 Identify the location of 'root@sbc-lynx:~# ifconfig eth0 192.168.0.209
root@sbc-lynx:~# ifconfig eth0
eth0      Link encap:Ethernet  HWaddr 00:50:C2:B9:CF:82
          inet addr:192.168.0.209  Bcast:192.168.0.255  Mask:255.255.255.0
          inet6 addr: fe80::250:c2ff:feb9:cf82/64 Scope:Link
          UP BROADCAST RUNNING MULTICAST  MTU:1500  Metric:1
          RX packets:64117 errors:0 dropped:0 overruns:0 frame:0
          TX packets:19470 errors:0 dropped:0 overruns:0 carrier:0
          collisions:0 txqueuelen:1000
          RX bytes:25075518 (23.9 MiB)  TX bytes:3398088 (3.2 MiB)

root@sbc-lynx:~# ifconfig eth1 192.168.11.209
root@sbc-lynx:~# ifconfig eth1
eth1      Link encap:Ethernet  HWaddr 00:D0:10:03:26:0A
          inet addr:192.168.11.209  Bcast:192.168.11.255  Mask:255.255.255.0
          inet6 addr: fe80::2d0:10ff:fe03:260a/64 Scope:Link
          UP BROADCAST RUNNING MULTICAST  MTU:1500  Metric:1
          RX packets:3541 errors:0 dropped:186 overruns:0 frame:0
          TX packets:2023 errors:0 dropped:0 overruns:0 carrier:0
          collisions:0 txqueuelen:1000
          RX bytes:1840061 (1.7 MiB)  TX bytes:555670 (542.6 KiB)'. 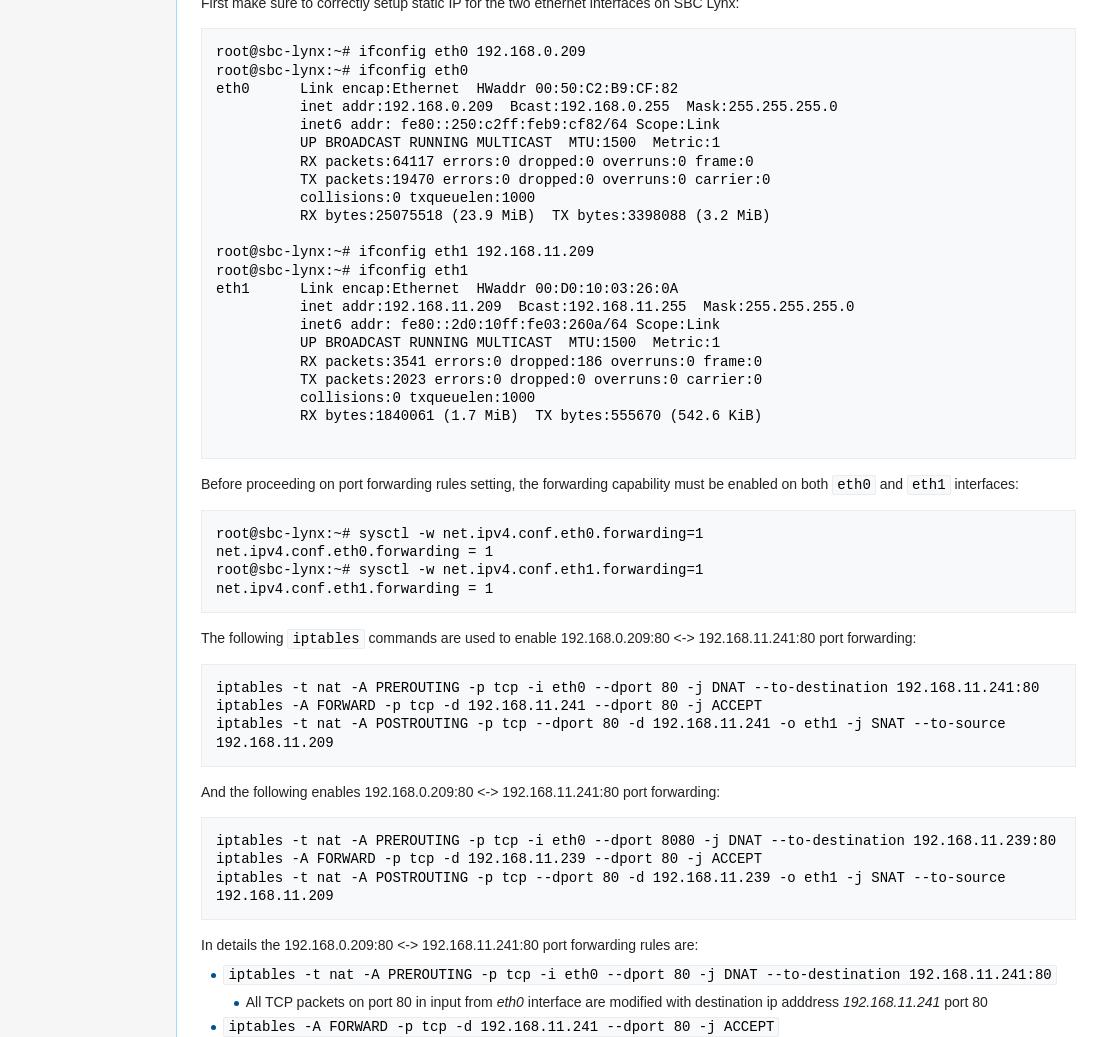
(535, 233).